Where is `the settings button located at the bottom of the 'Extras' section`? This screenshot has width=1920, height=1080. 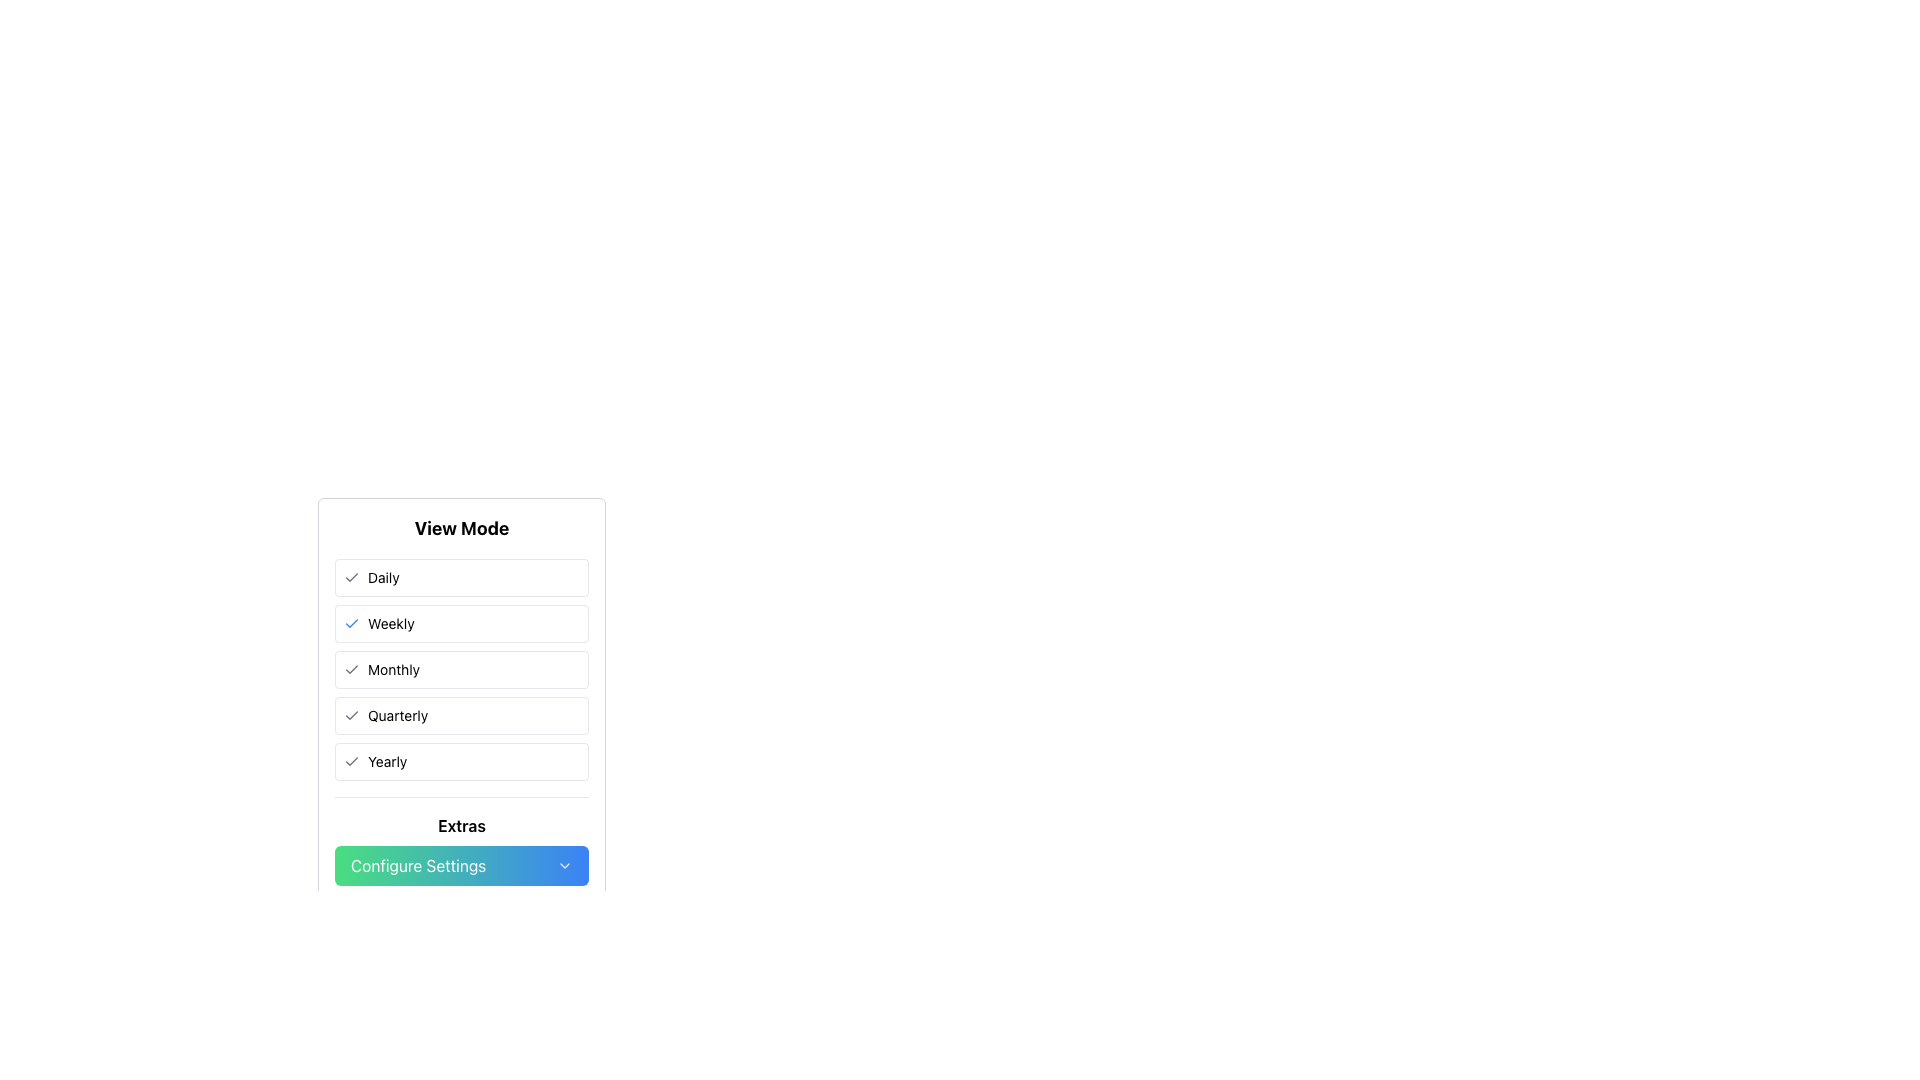 the settings button located at the bottom of the 'Extras' section is located at coordinates (460, 865).